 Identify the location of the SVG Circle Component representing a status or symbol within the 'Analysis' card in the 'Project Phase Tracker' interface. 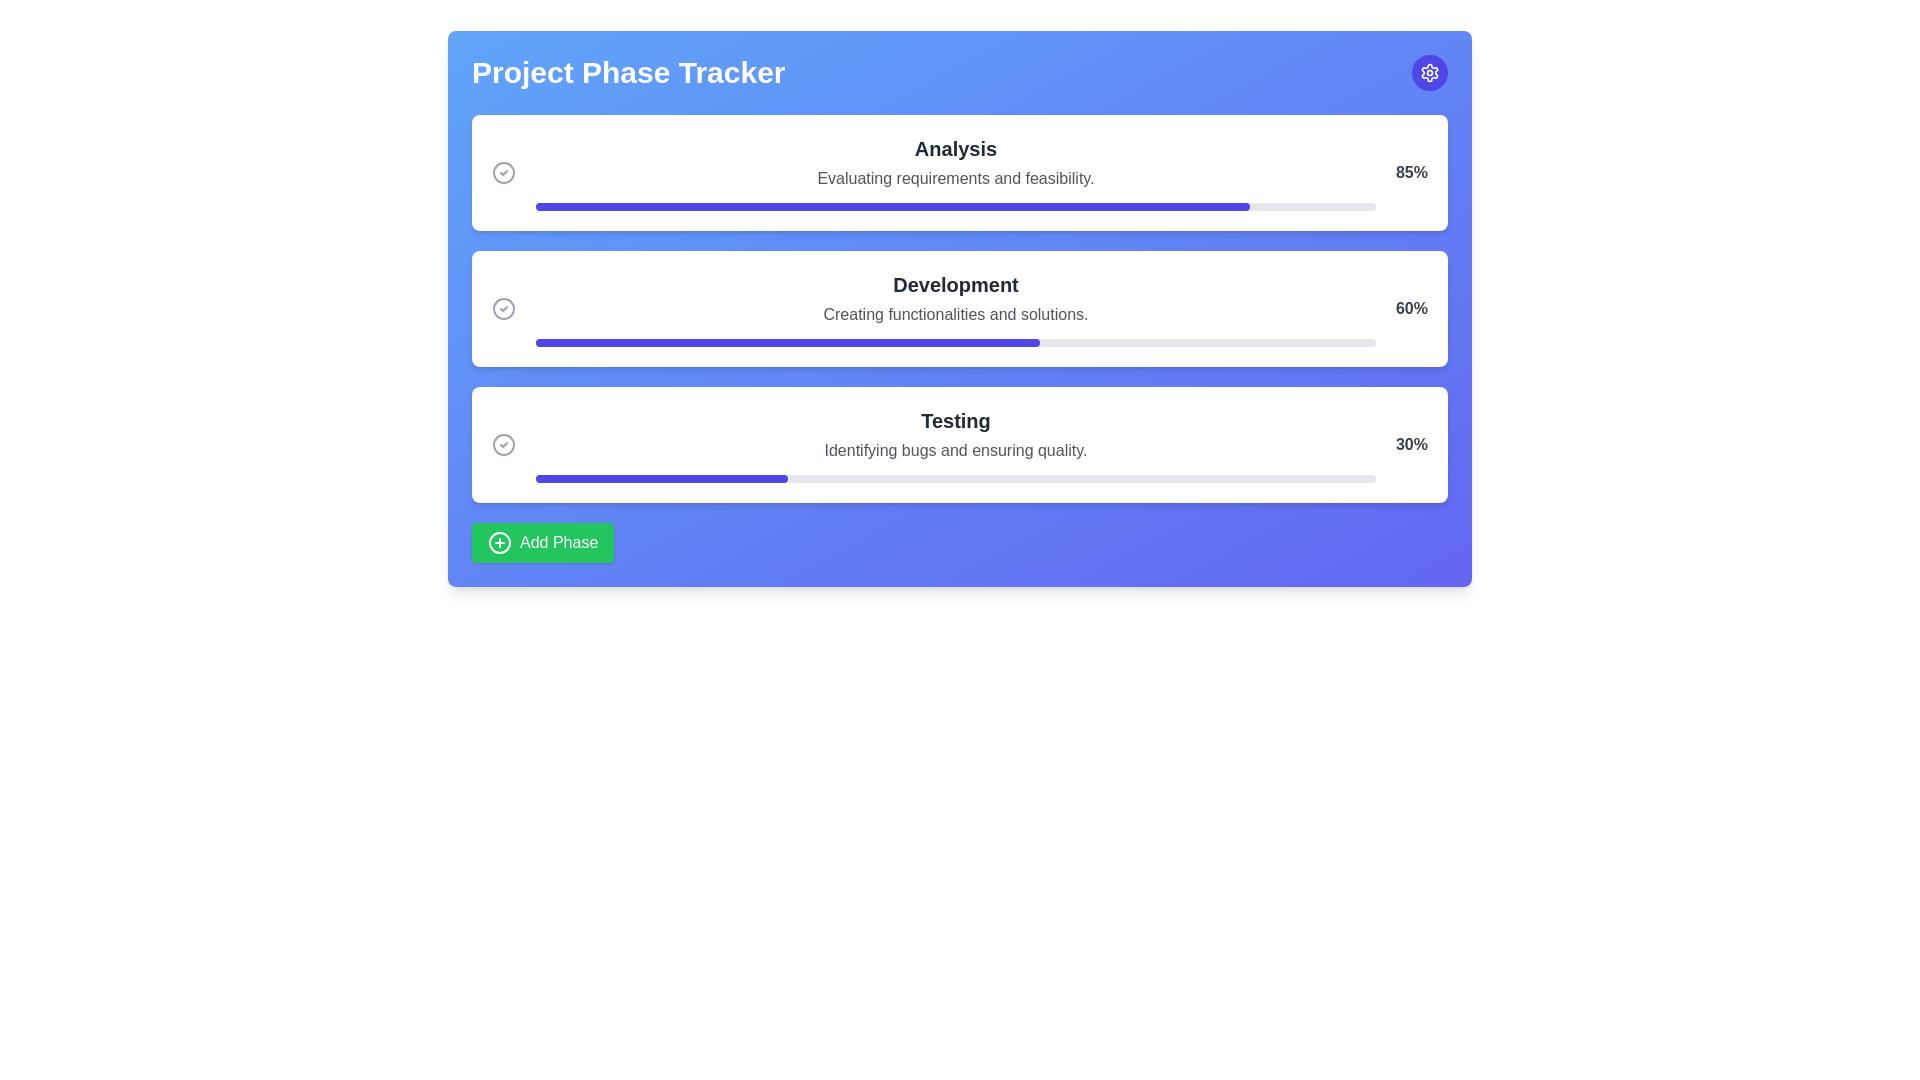
(504, 172).